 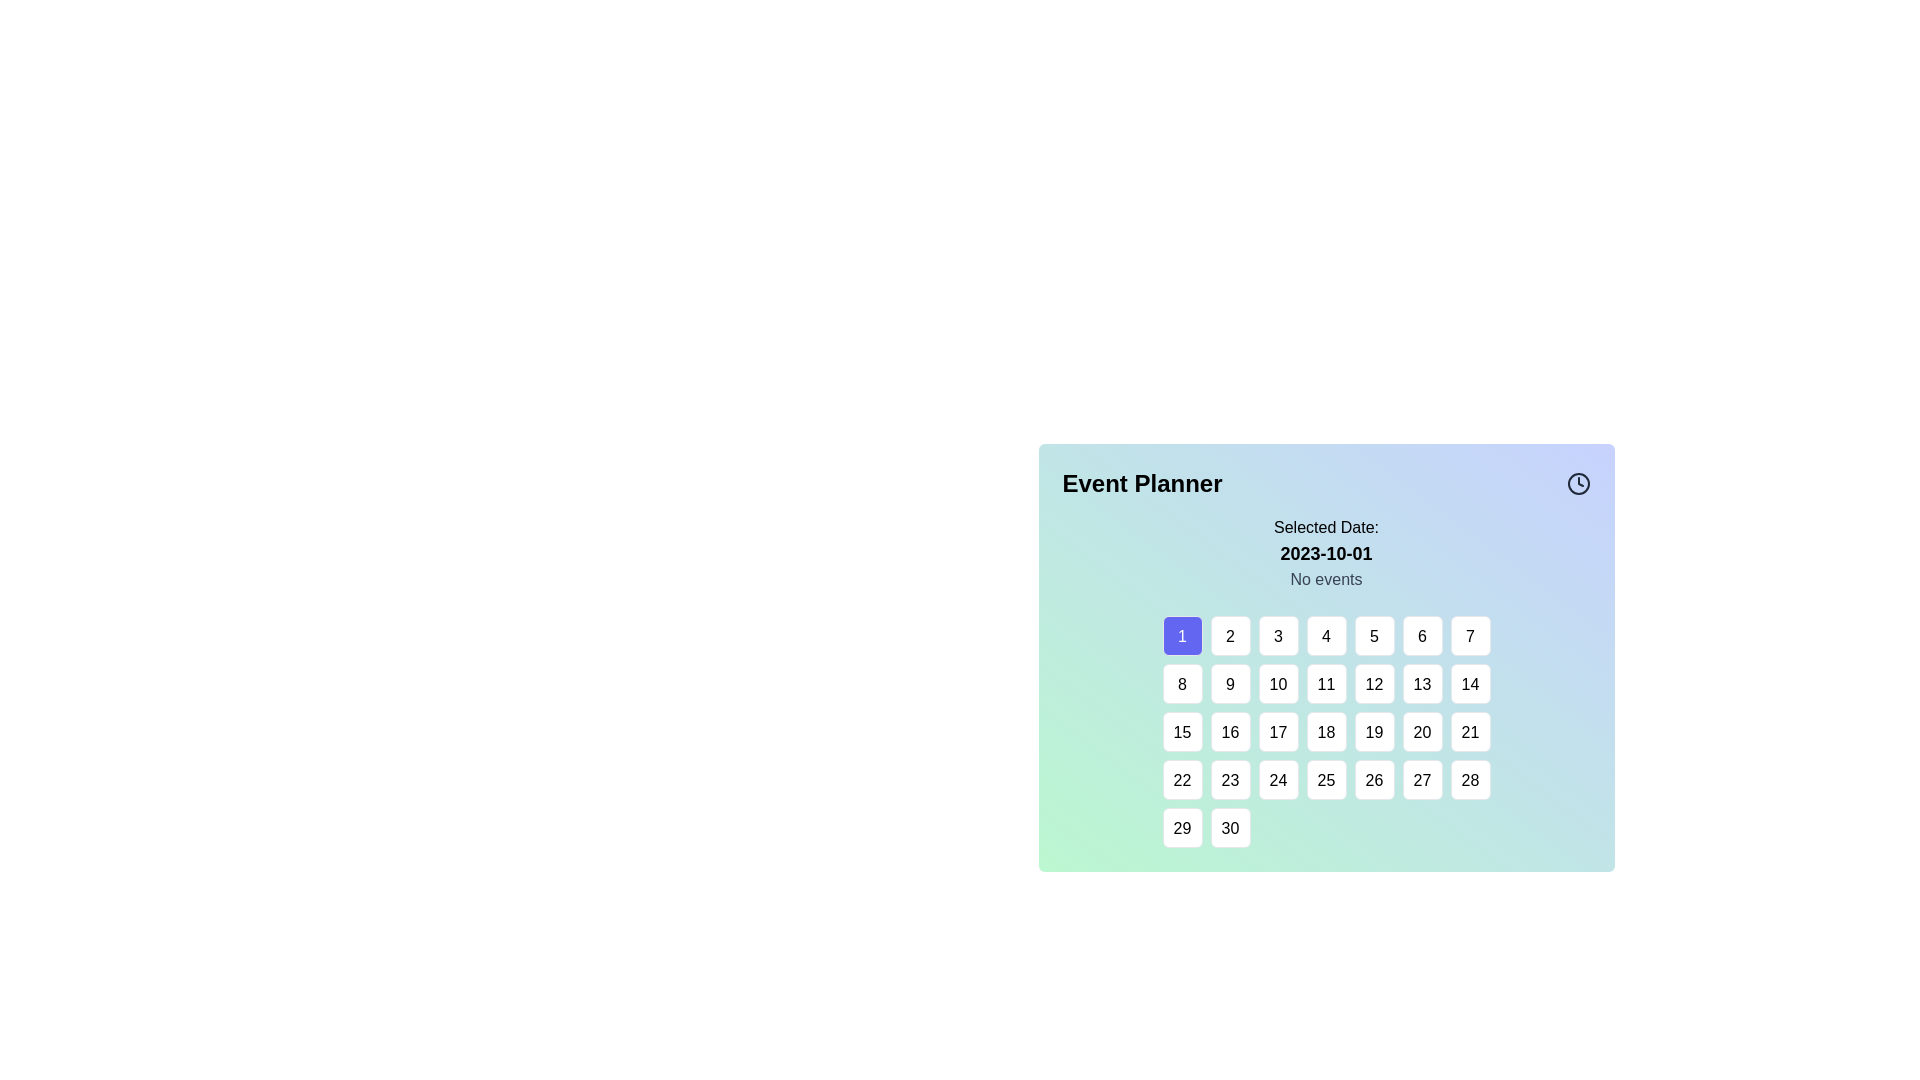 I want to click on the button representing the date '21' in the calendar interface located in the sixth row and seventh column, so click(x=1470, y=732).